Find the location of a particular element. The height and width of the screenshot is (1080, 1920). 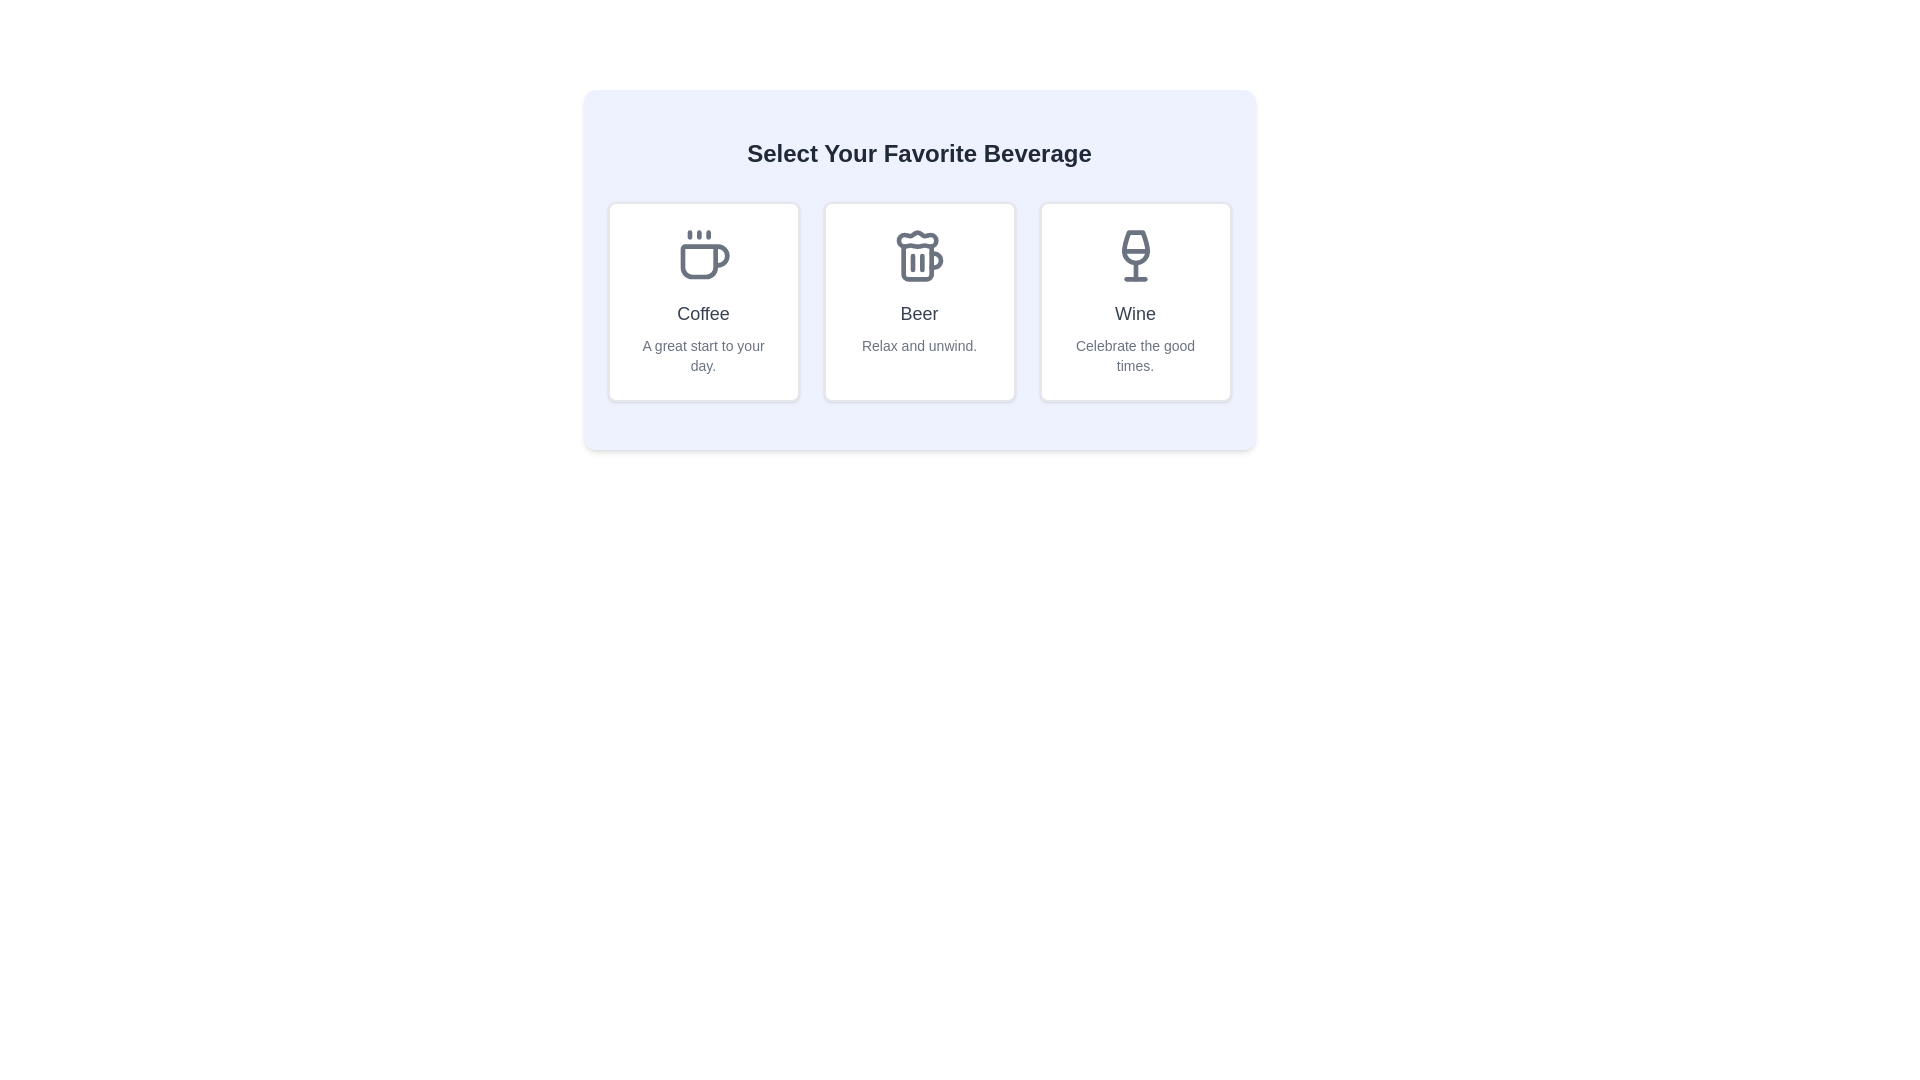

the coffee cup icon, which visually represents the 'Coffee' option in the UI is located at coordinates (704, 260).